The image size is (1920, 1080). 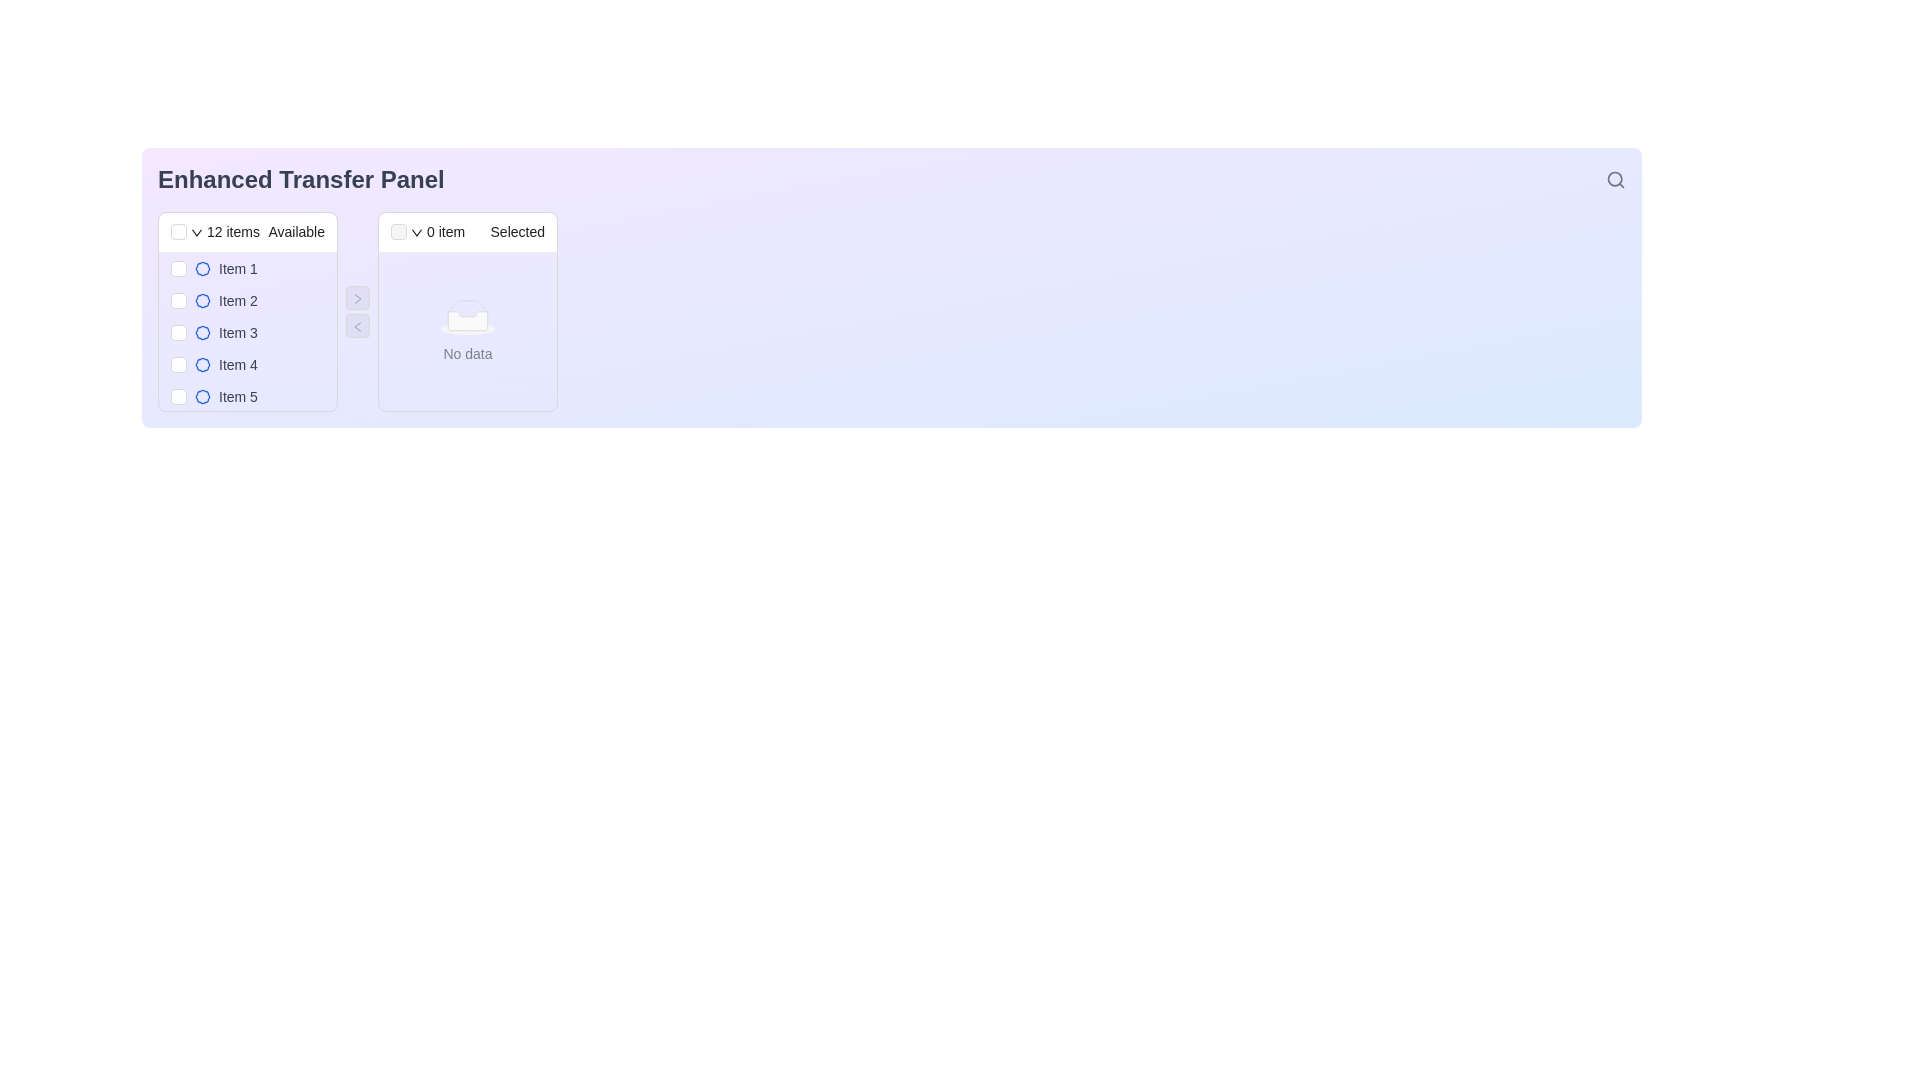 I want to click on the badge icon representing 'Item 3', which is positioned immediately to the left of the text in the third position of the list, so click(x=202, y=331).